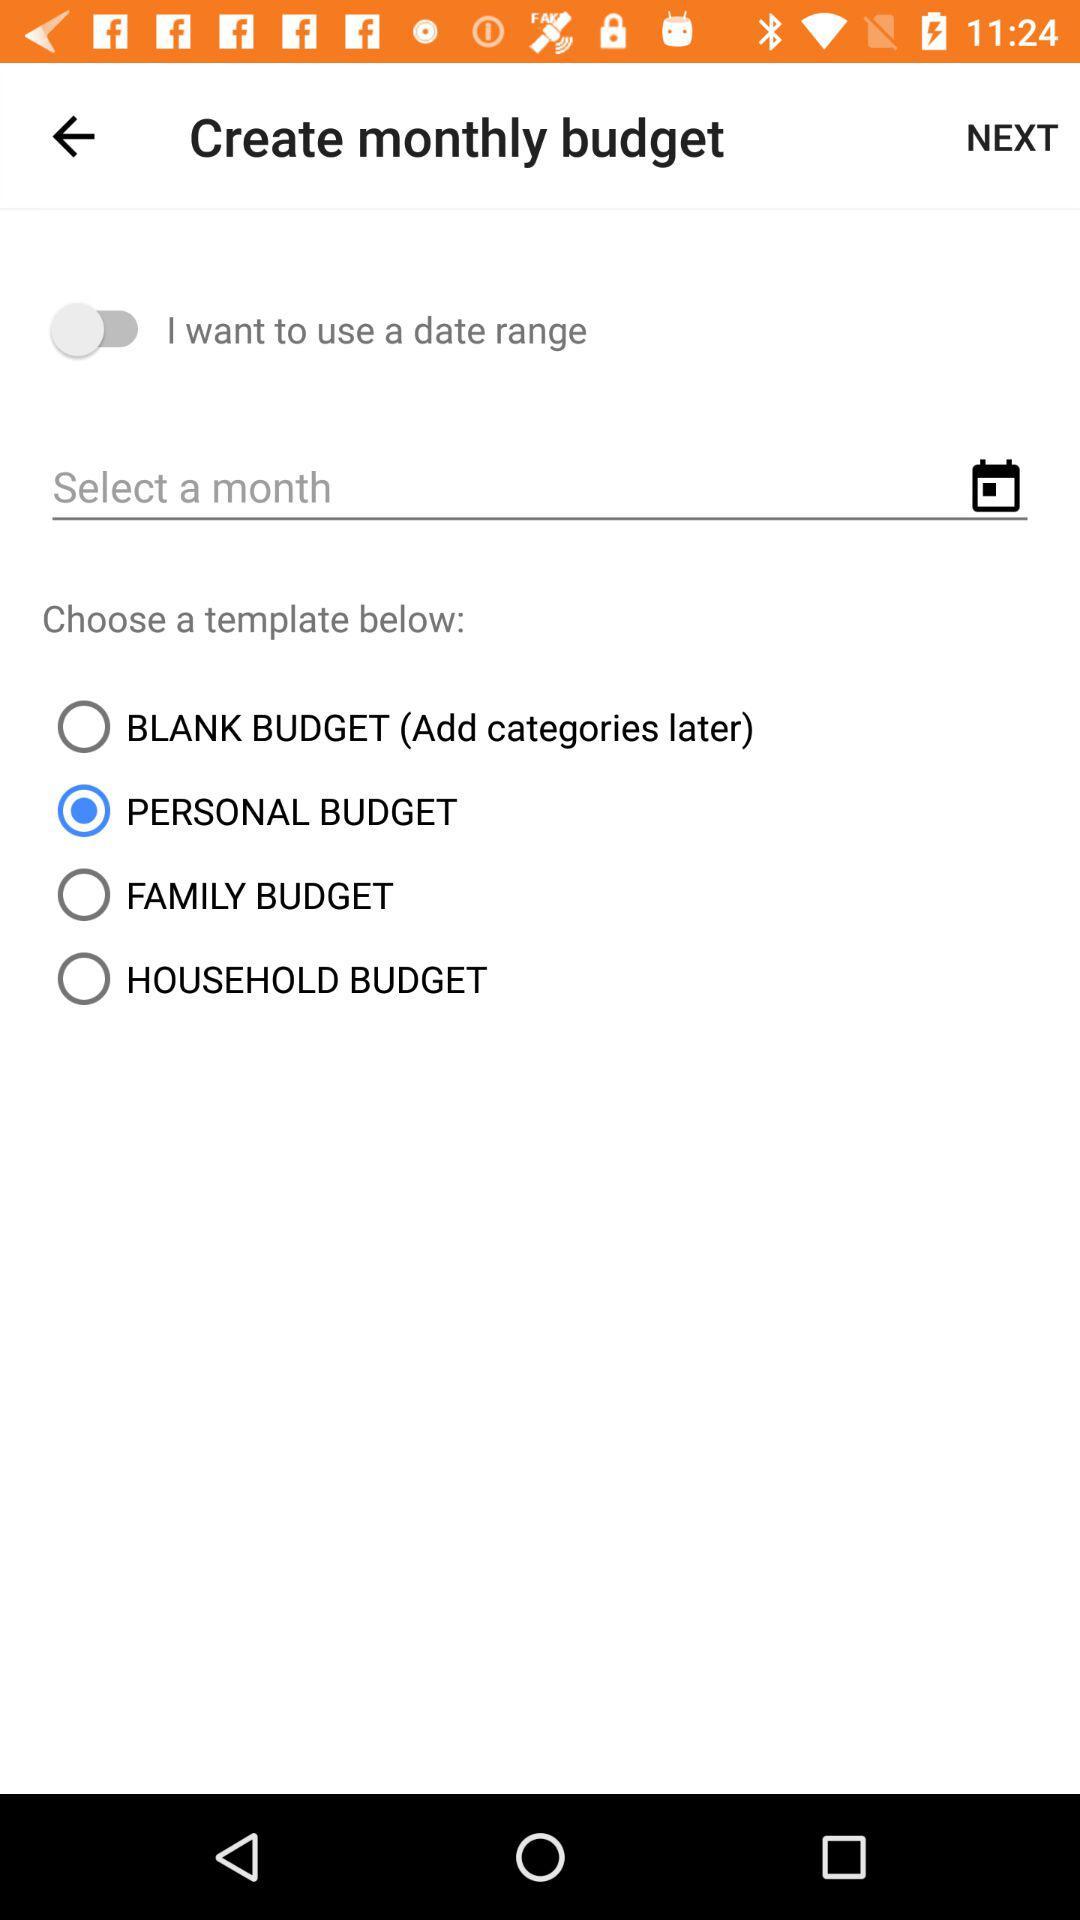 This screenshot has height=1920, width=1080. What do you see at coordinates (263, 978) in the screenshot?
I see `the household budget` at bounding box center [263, 978].